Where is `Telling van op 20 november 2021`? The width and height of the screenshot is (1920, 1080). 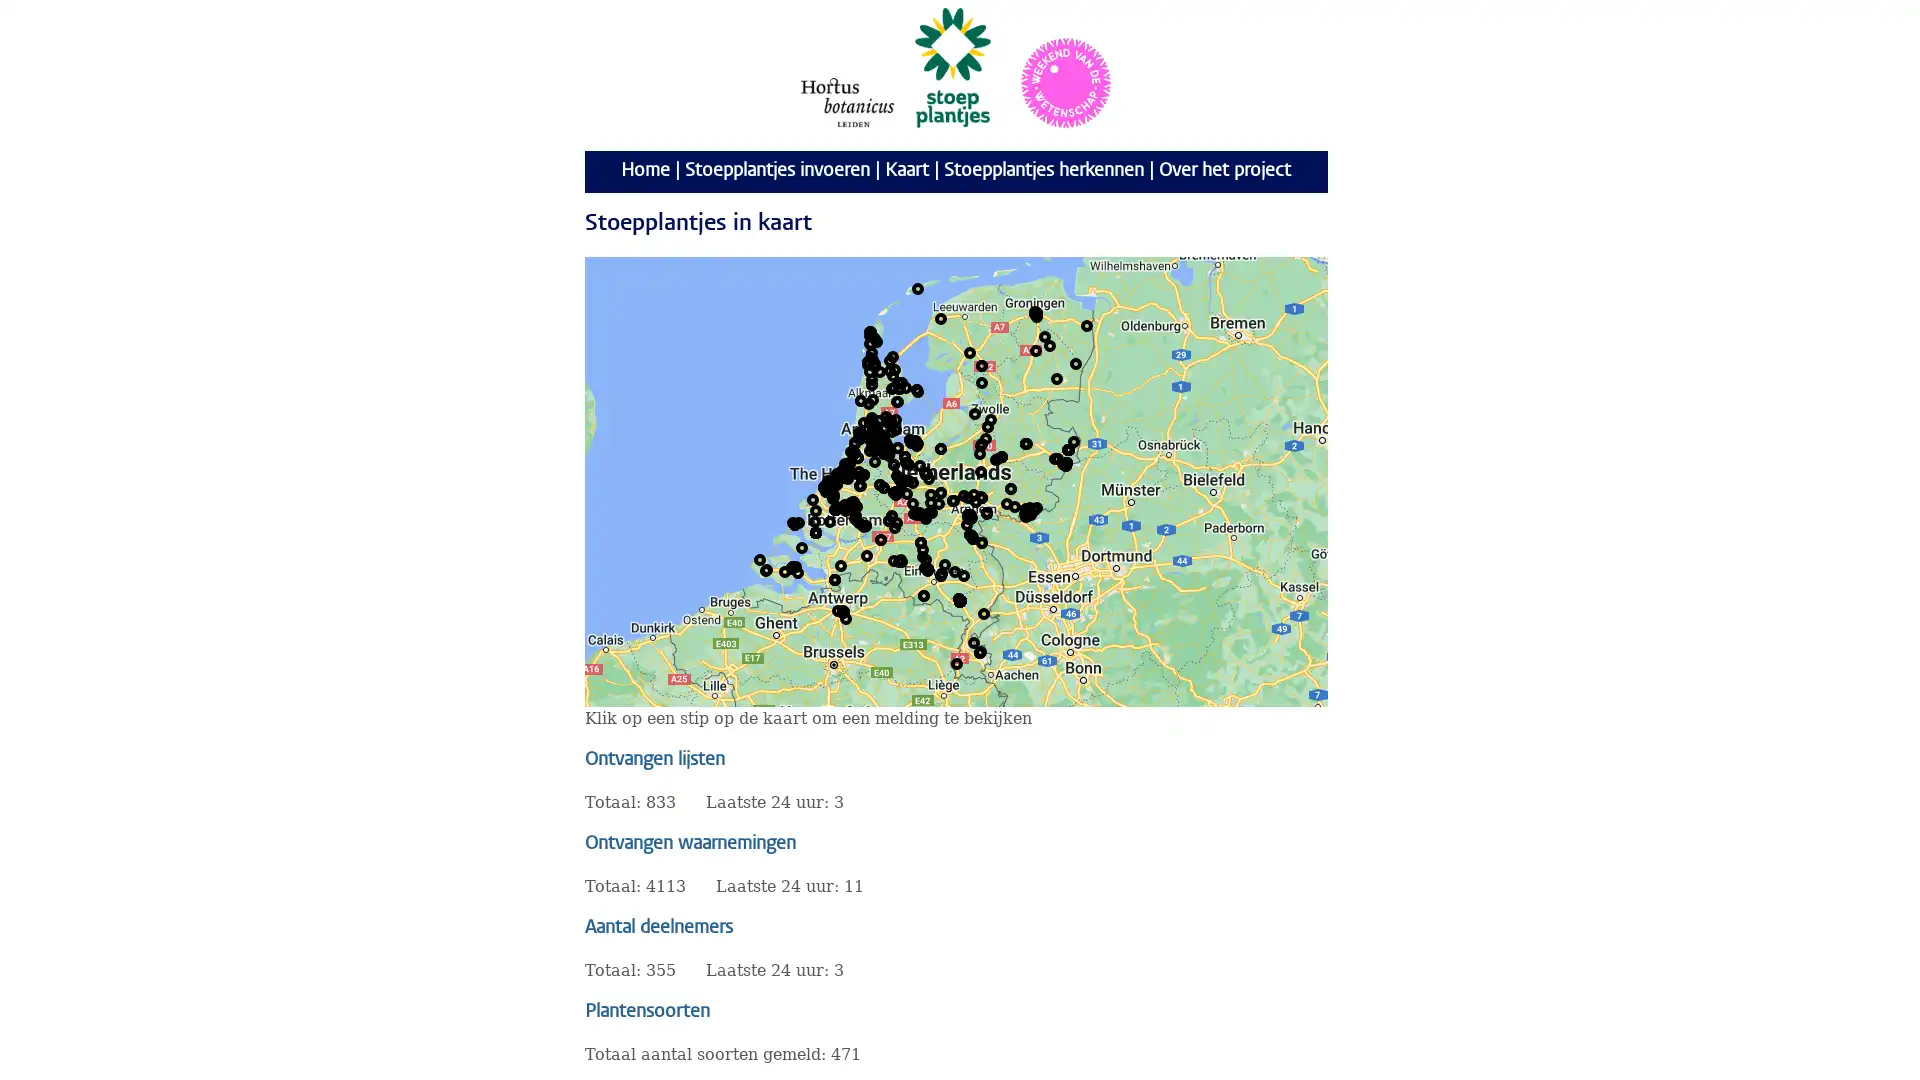
Telling van op 20 november 2021 is located at coordinates (891, 354).